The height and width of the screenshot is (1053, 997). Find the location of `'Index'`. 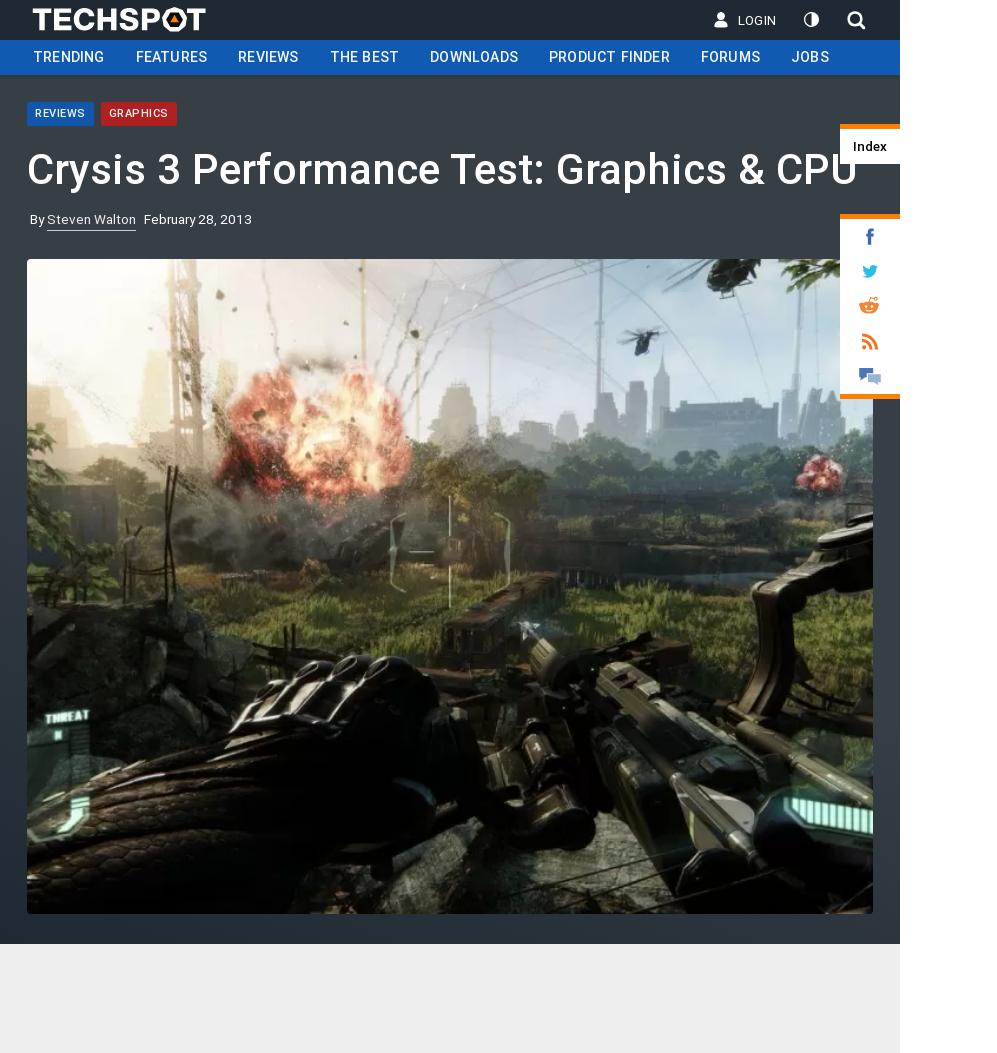

'Index' is located at coordinates (868, 145).